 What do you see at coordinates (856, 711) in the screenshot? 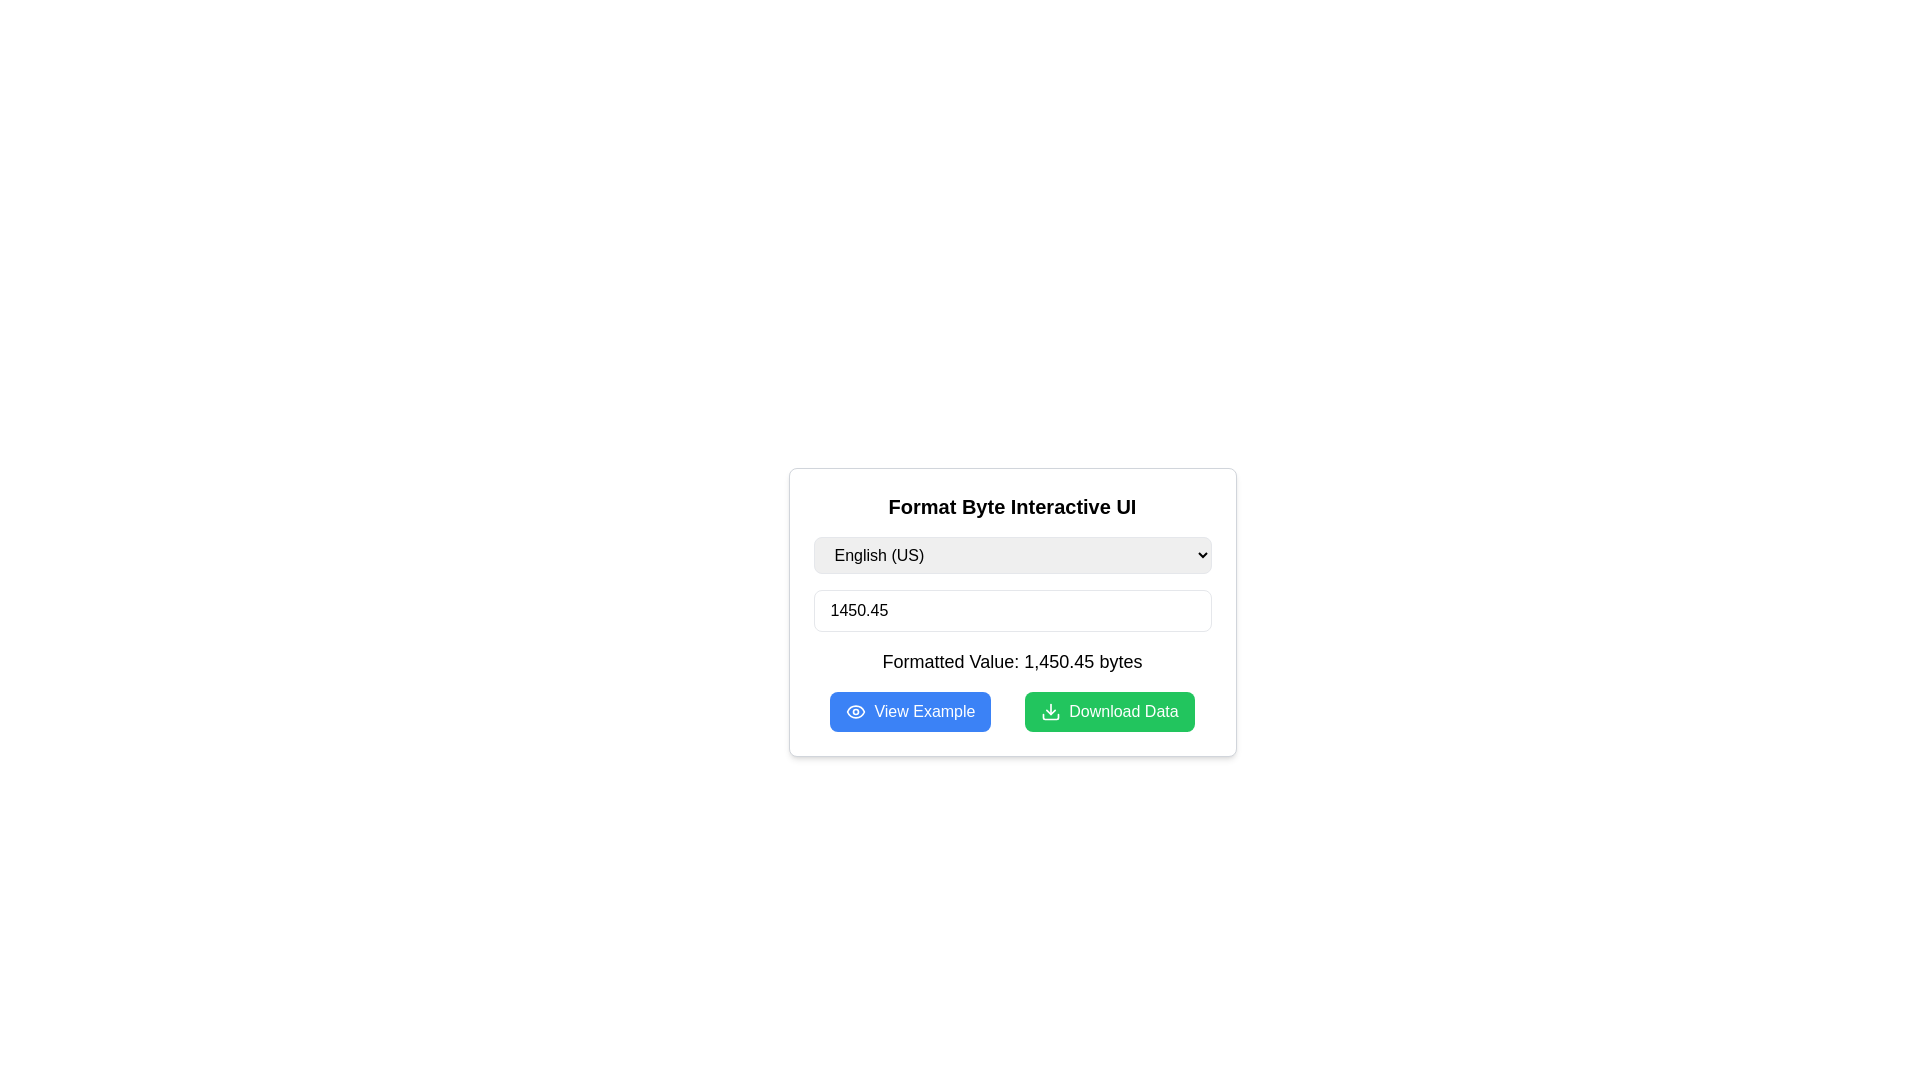
I see `the eye icon located in the bottom section of the interface, which symbolizes visibility or observing and is part of a group of icons for data interaction` at bounding box center [856, 711].